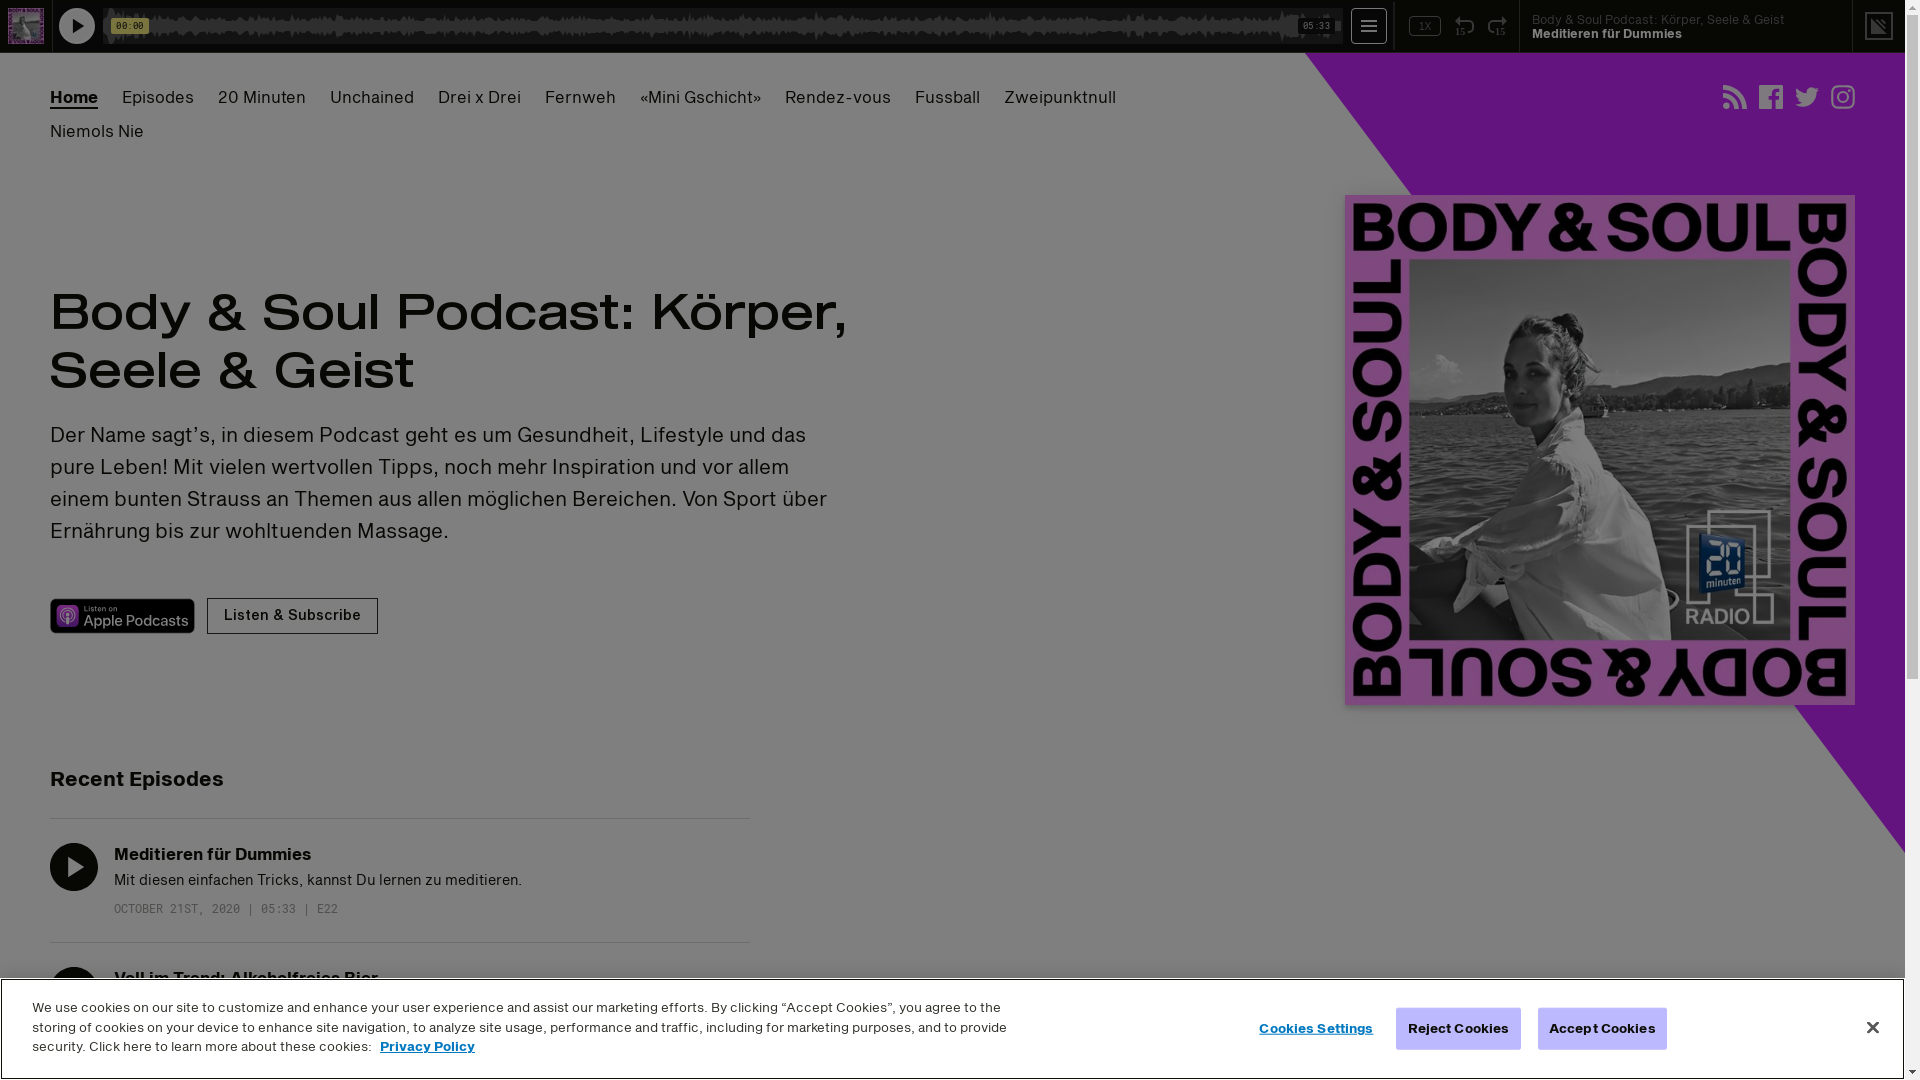 The image size is (1920, 1080). Describe the element at coordinates (261, 96) in the screenshot. I see `'20 Minuten'` at that location.